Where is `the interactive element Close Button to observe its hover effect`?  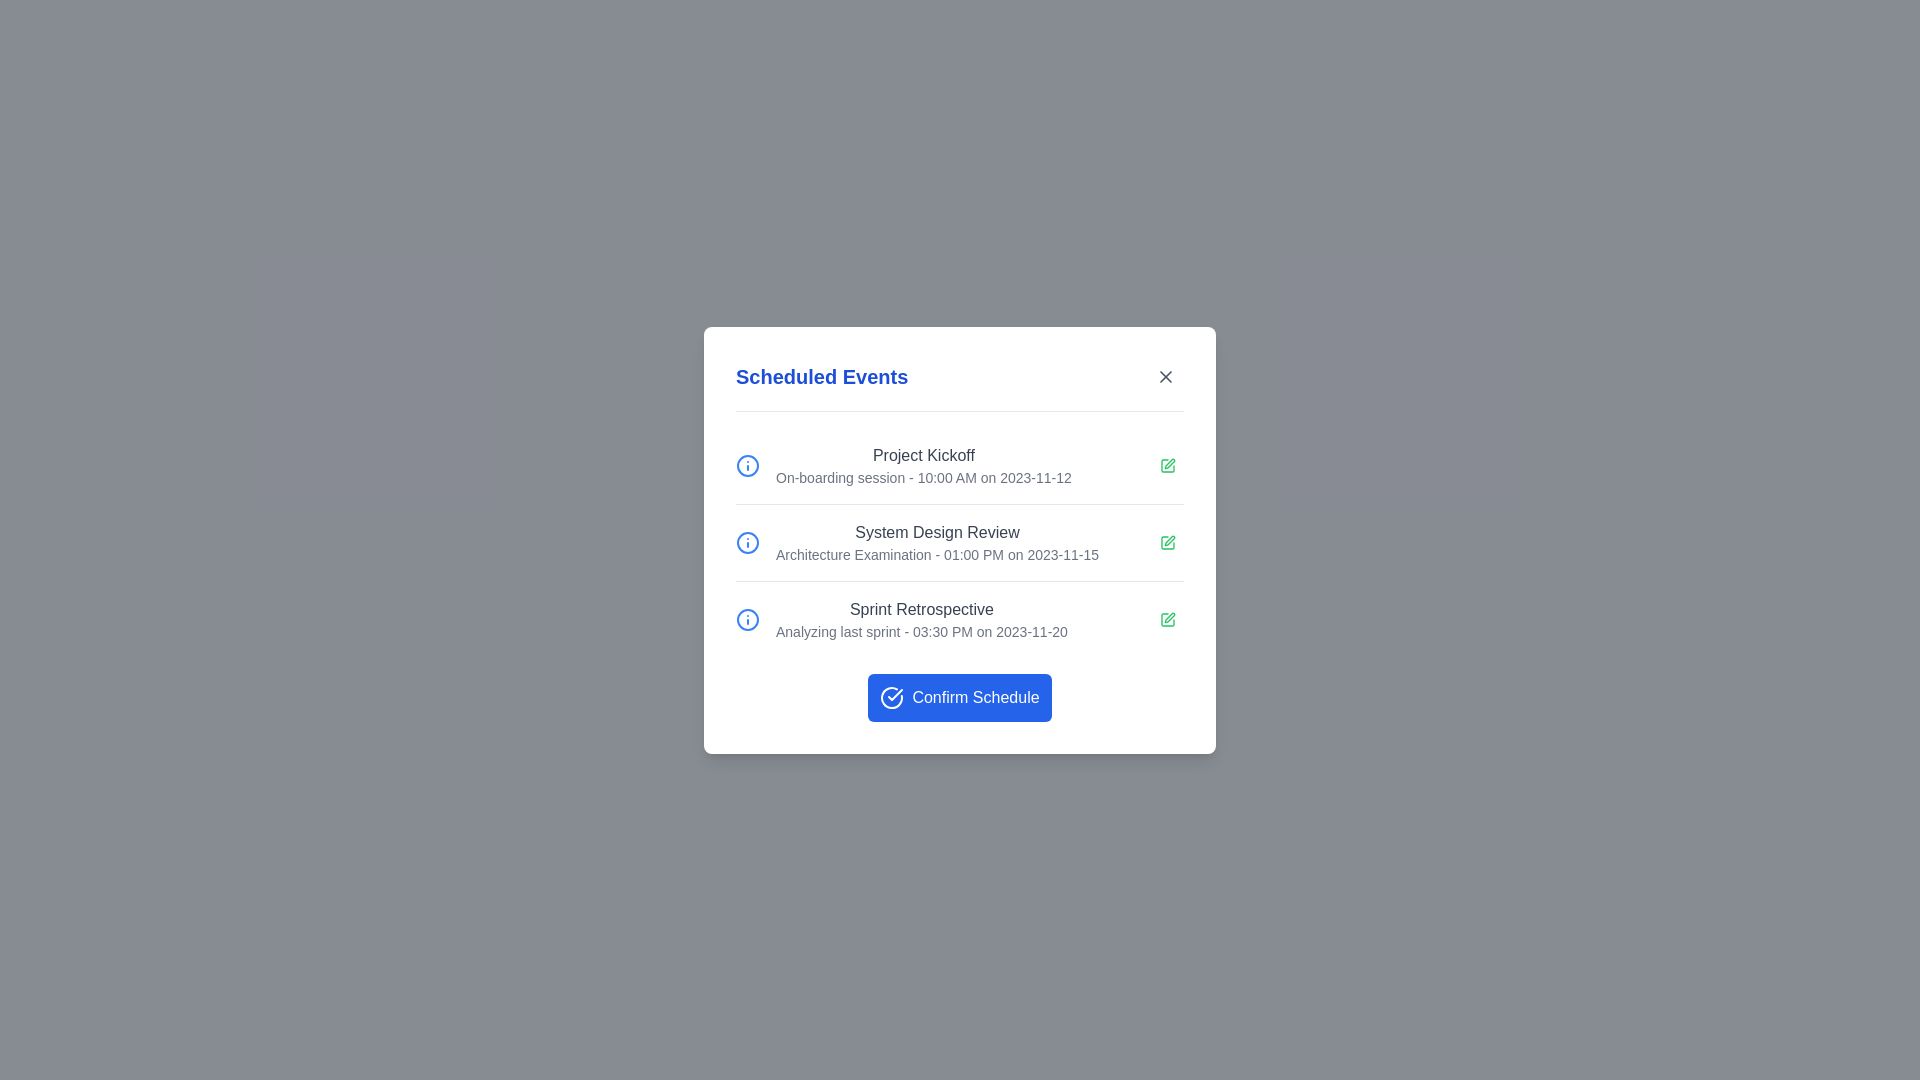 the interactive element Close Button to observe its hover effect is located at coordinates (1166, 376).